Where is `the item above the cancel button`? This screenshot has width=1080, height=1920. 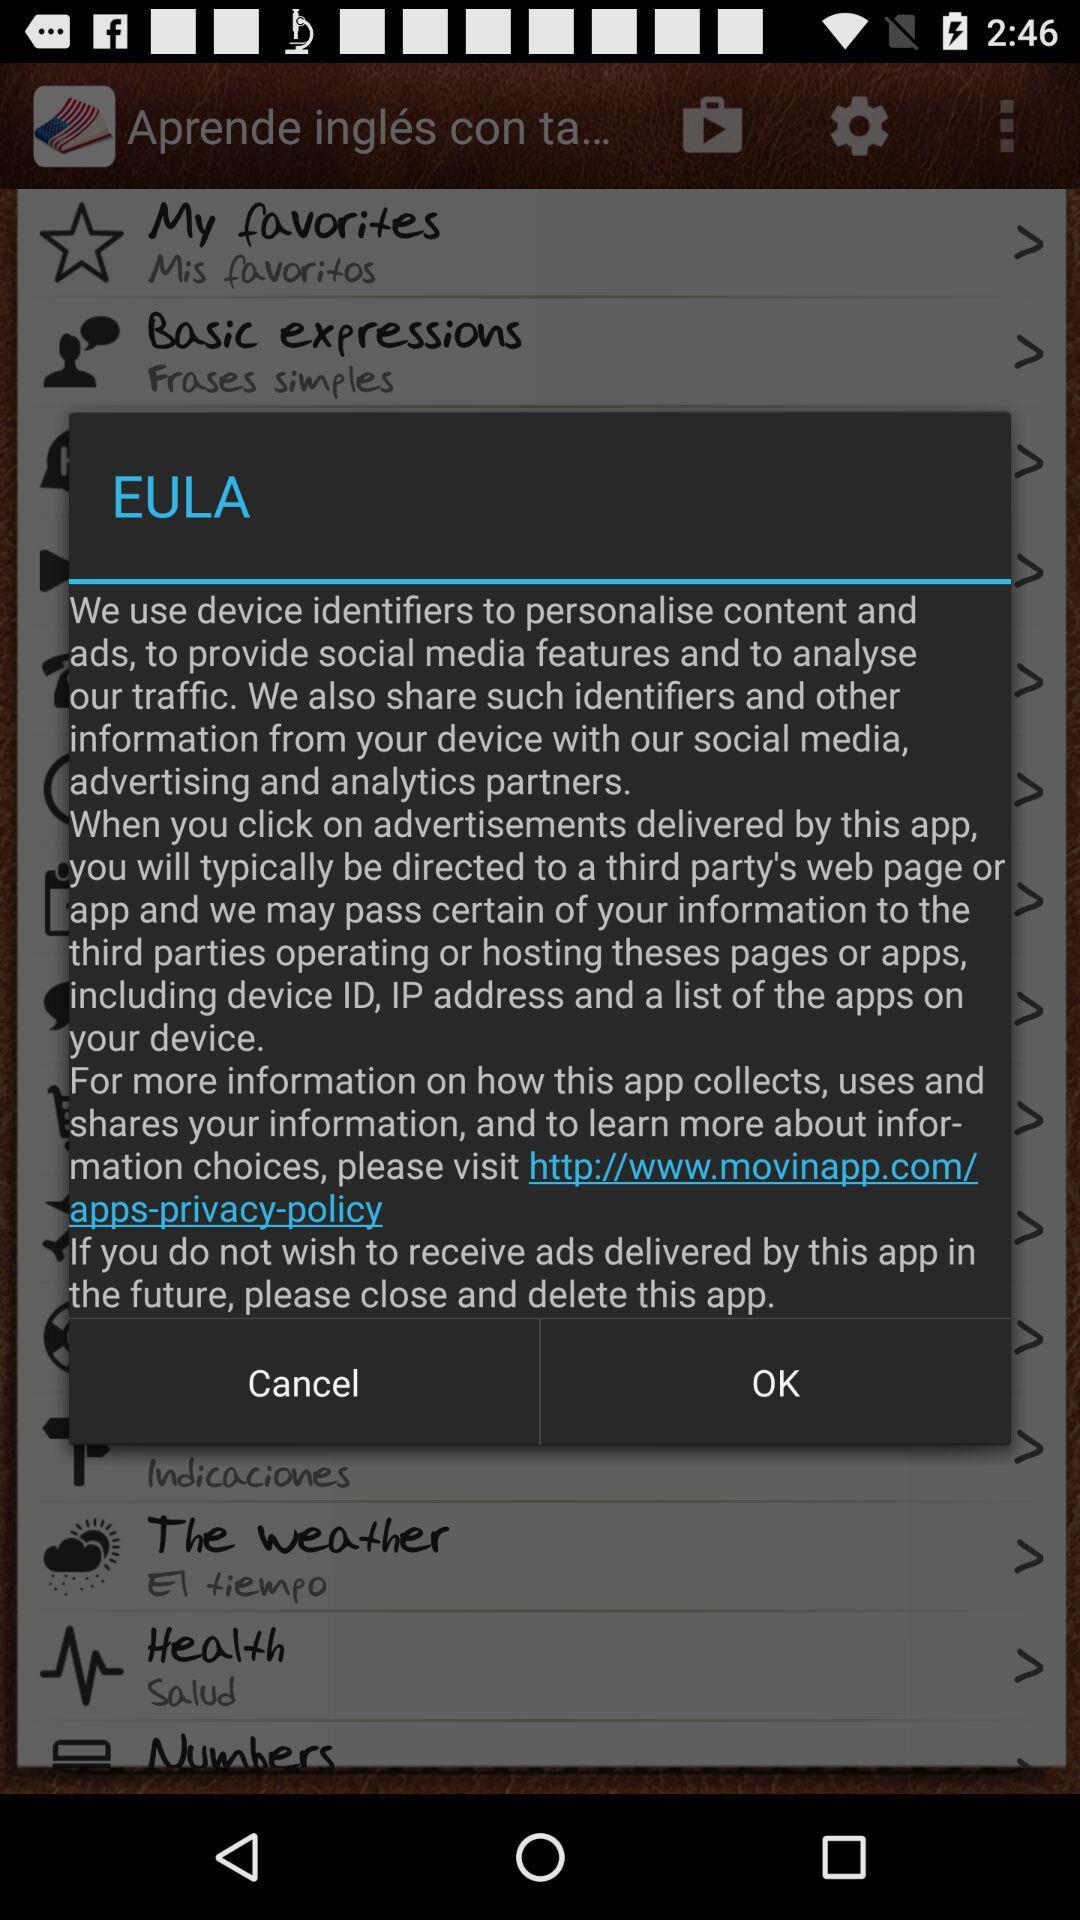 the item above the cancel button is located at coordinates (540, 949).